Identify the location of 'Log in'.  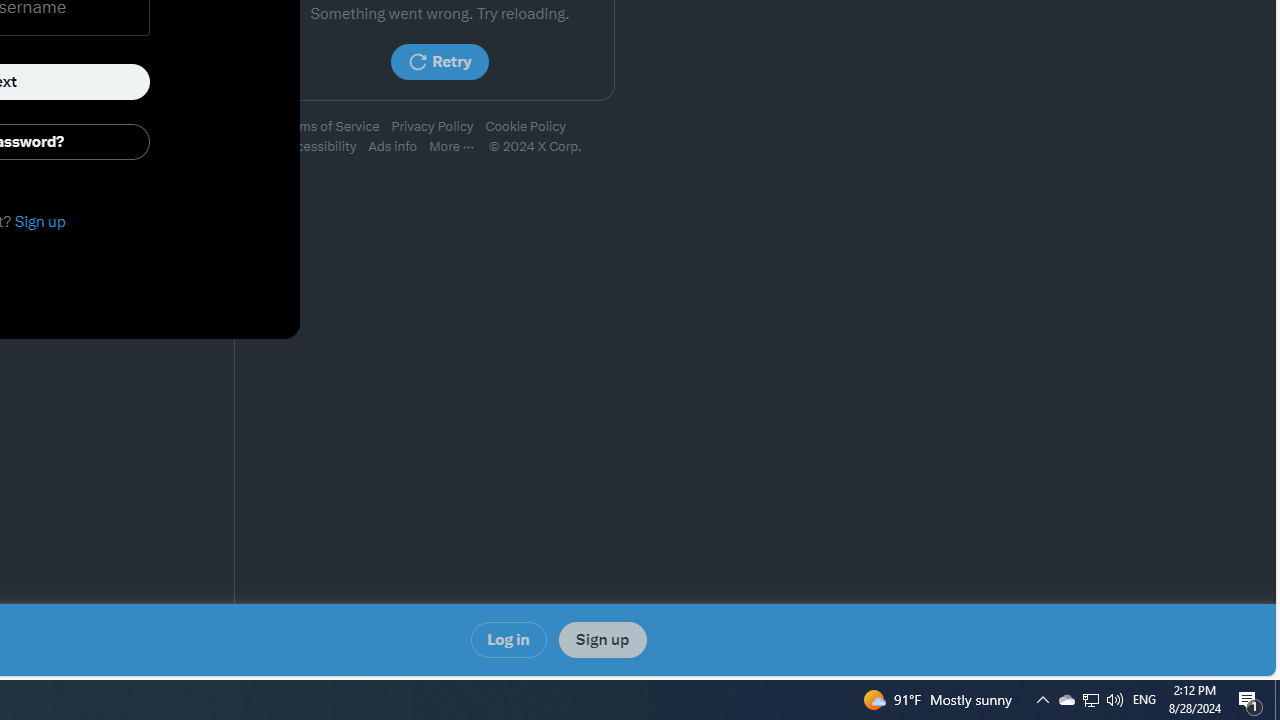
(508, 640).